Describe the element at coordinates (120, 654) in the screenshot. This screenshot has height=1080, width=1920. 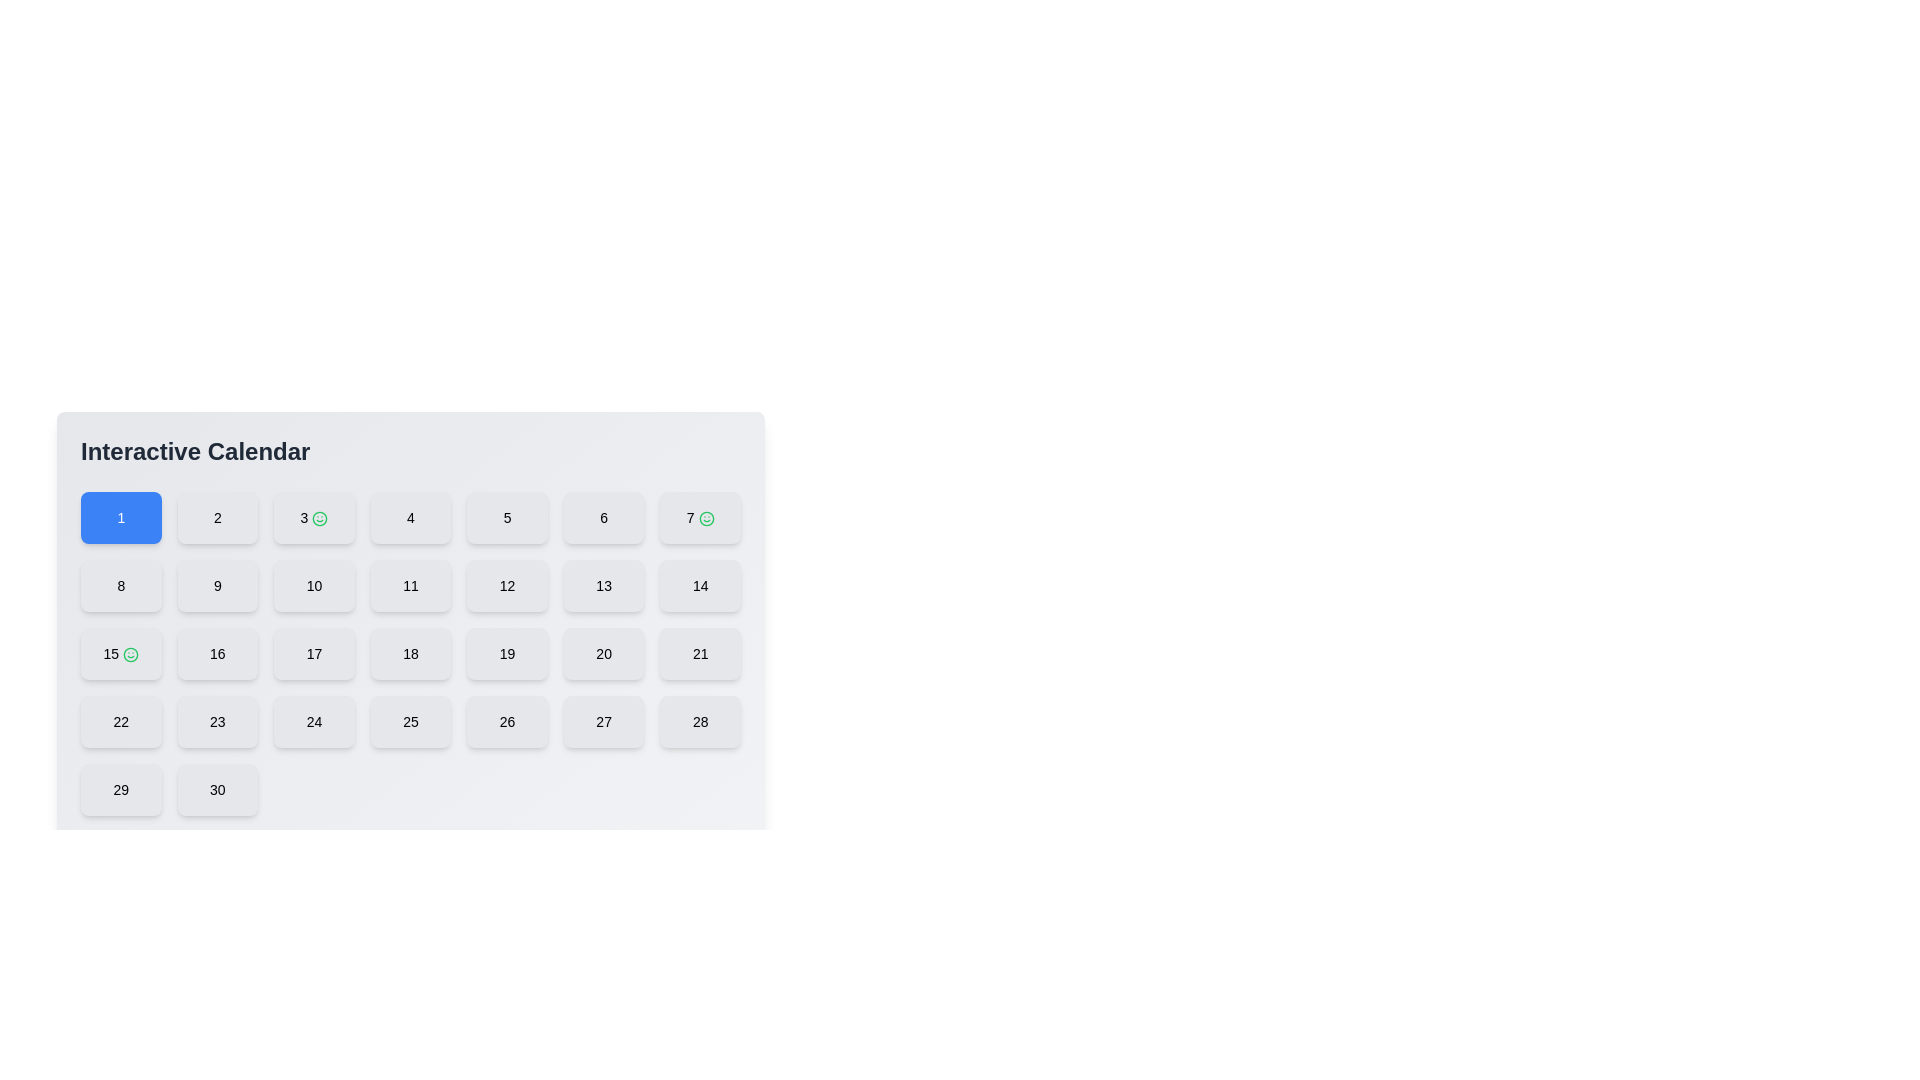
I see `the rectangular light-gray button labeled '15' with a green smiley-face icon in the 'Interactive Calendar' section` at that location.